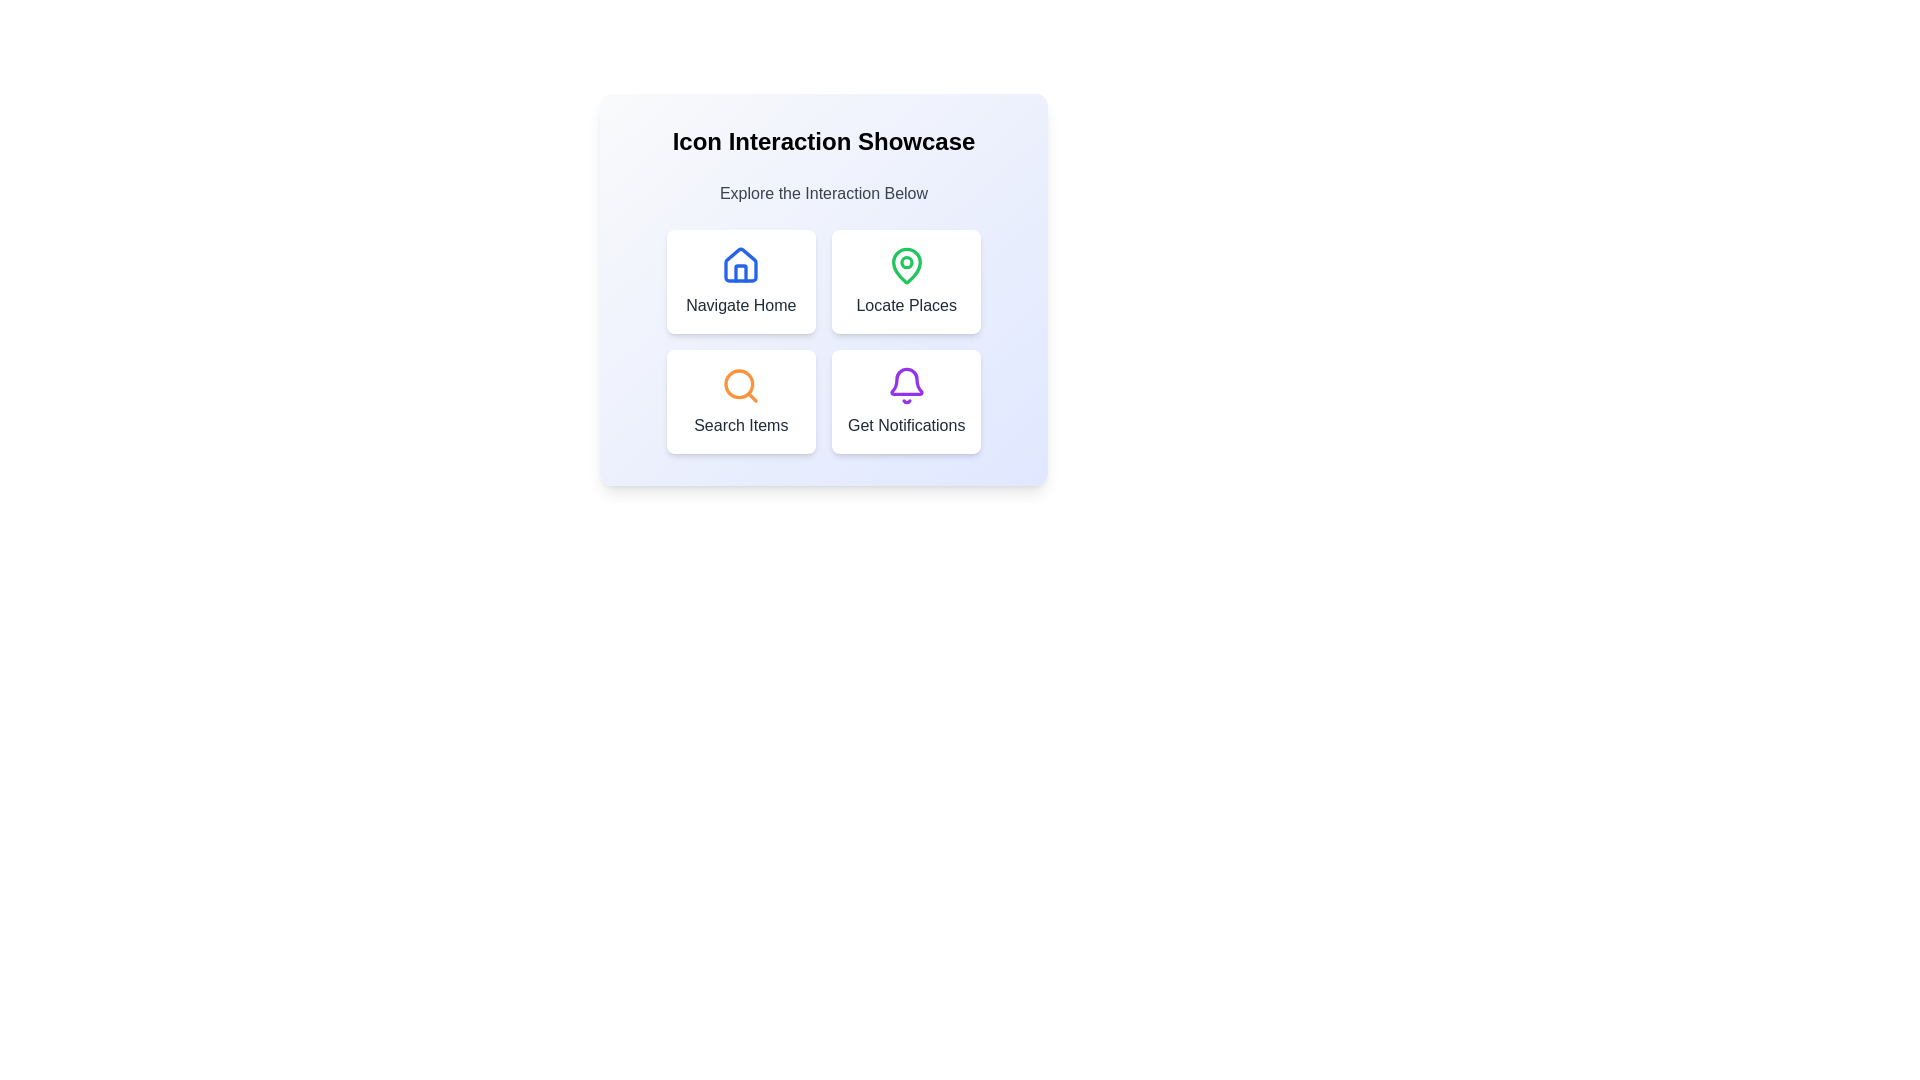 The height and width of the screenshot is (1080, 1920). What do you see at coordinates (905, 381) in the screenshot?
I see `the notification bell icon located within the bottom-right card labeled 'Get Notifications'` at bounding box center [905, 381].